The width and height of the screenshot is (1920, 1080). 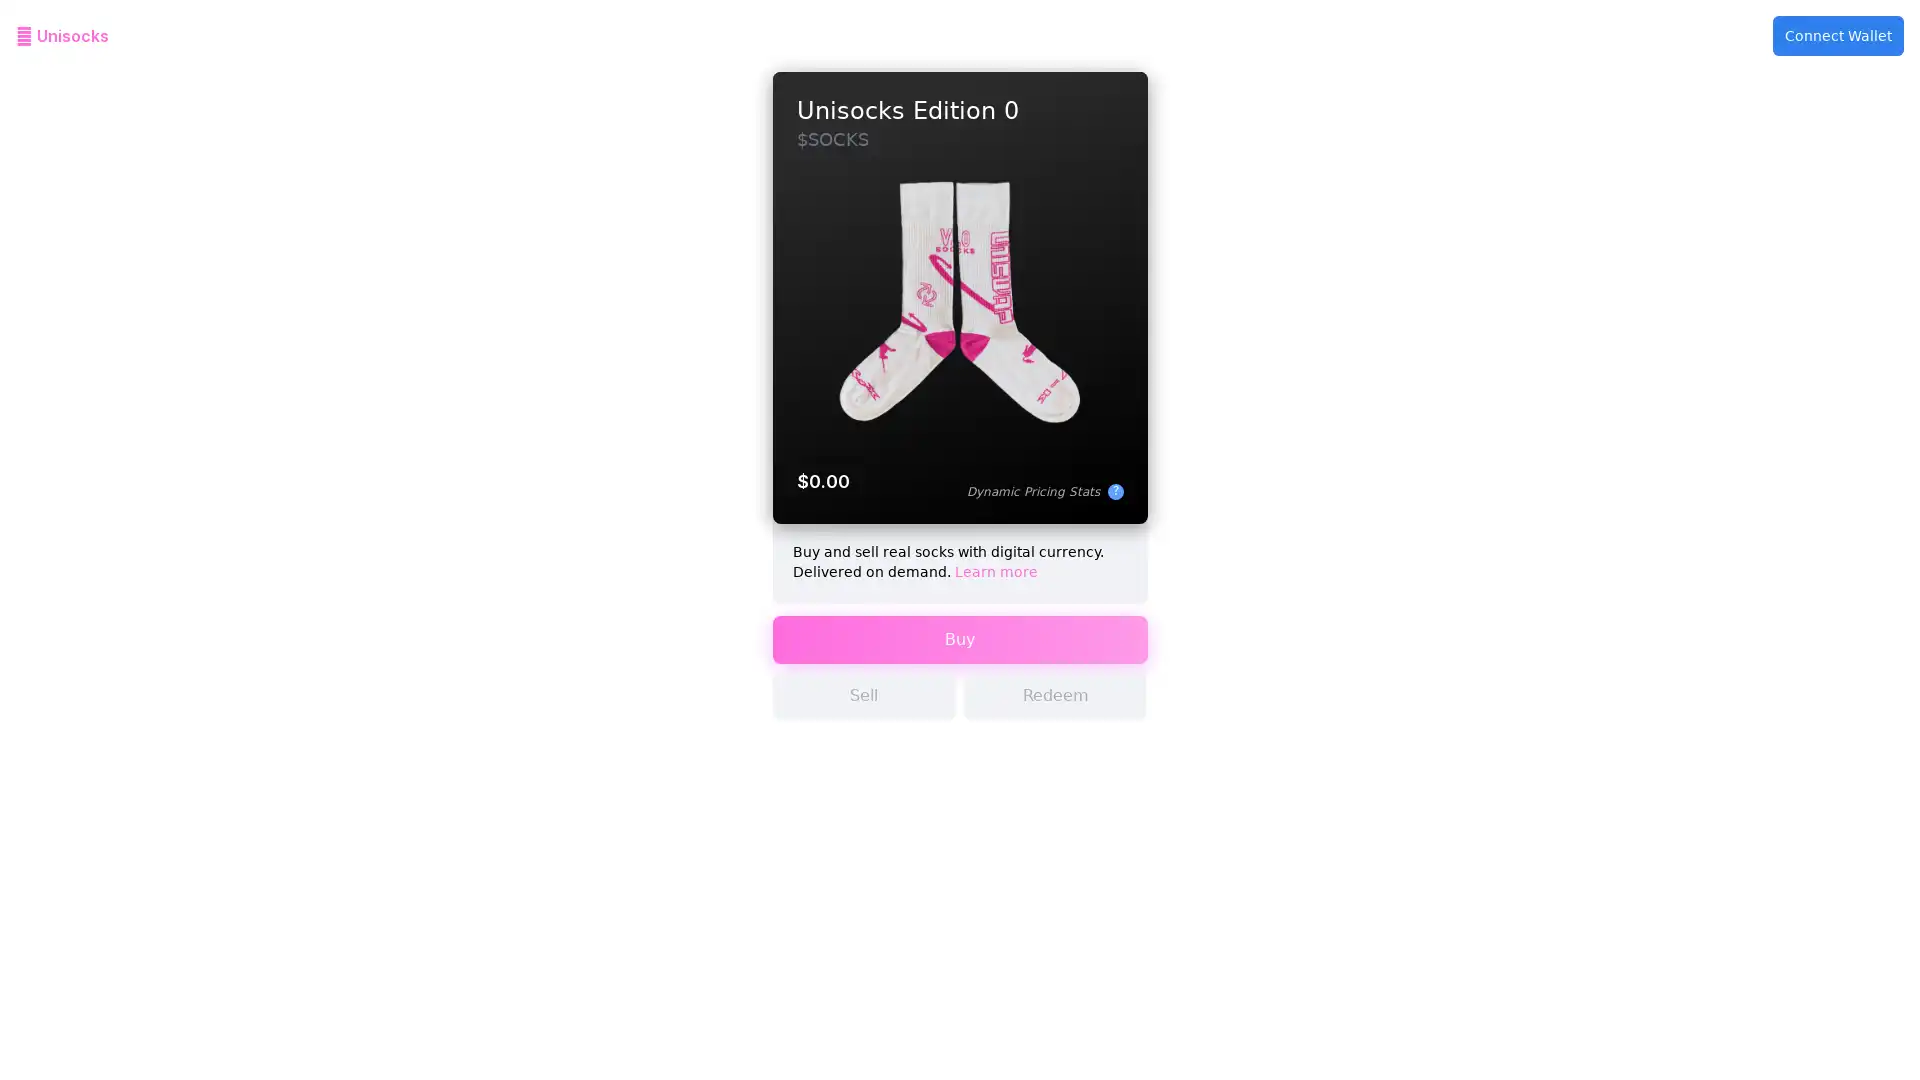 What do you see at coordinates (958, 656) in the screenshot?
I see `Buy` at bounding box center [958, 656].